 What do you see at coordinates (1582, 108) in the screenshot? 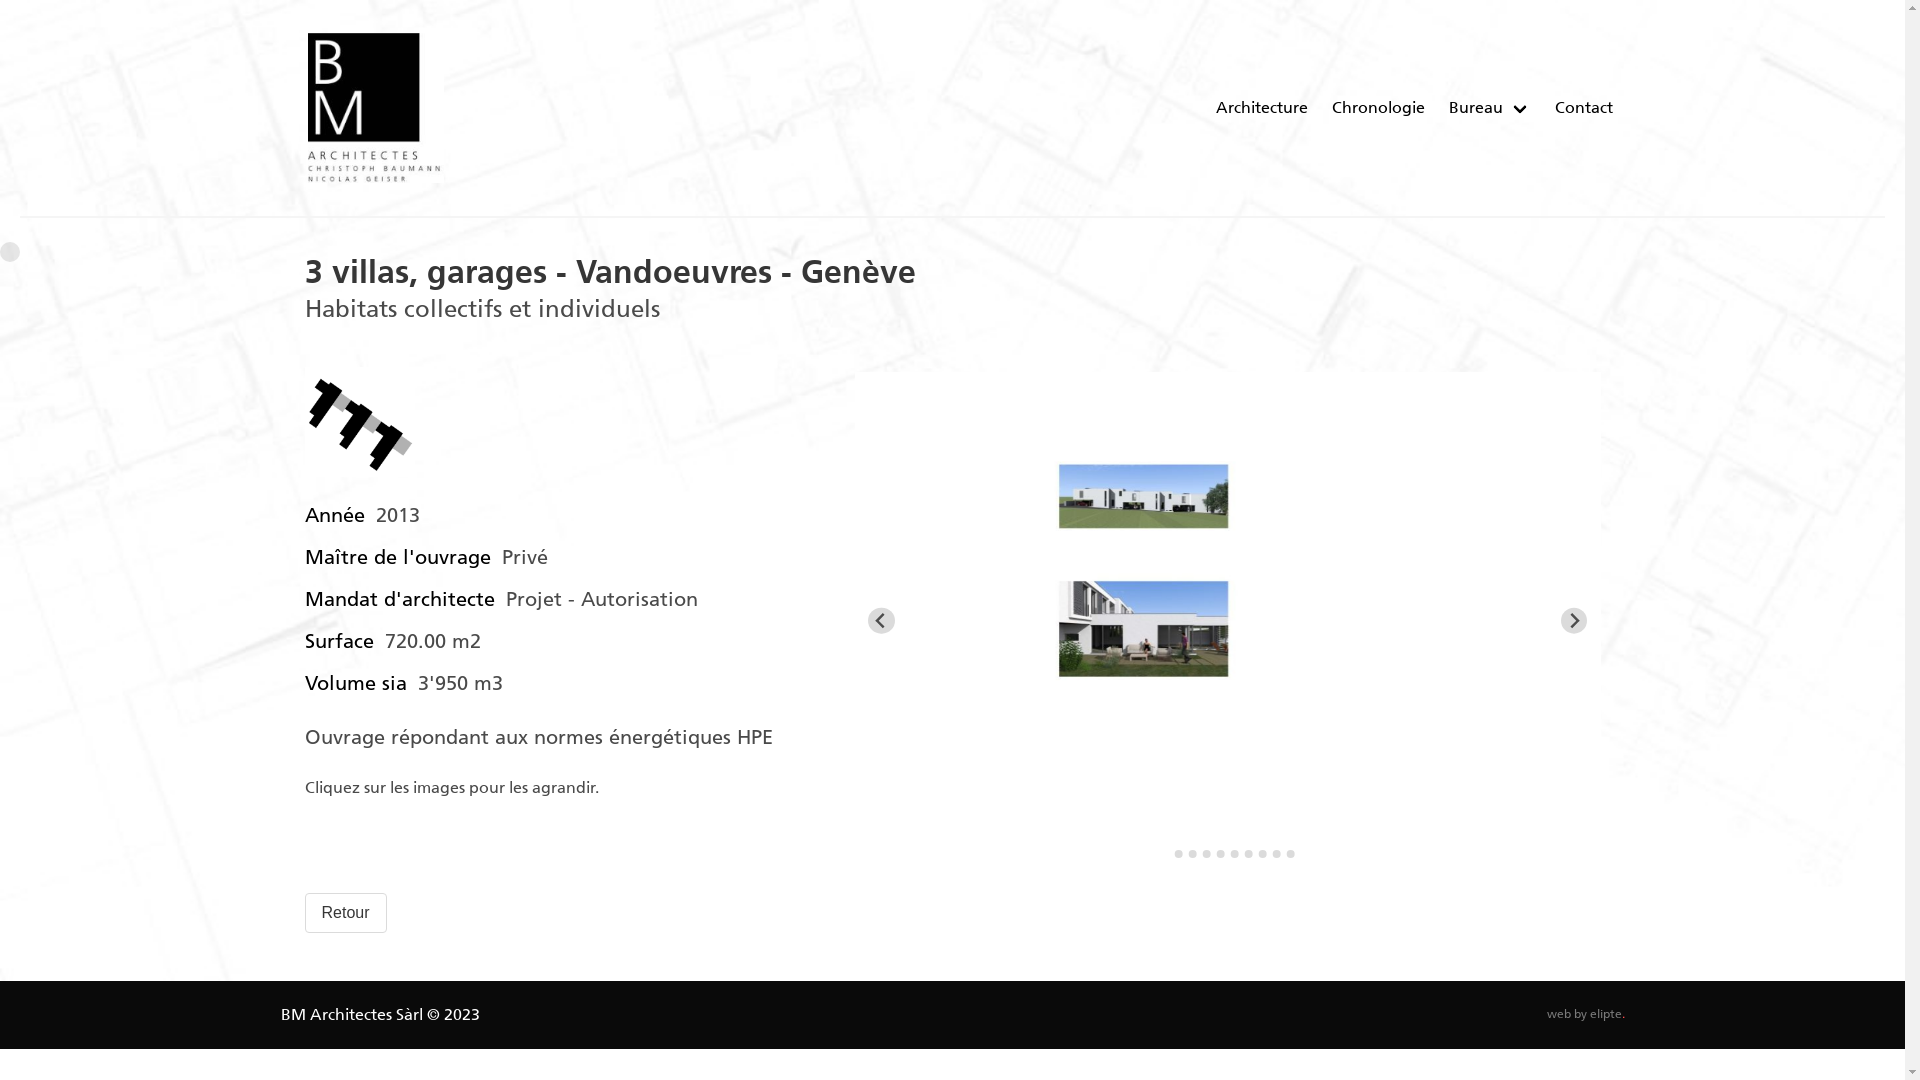
I see `'Contact'` at bounding box center [1582, 108].